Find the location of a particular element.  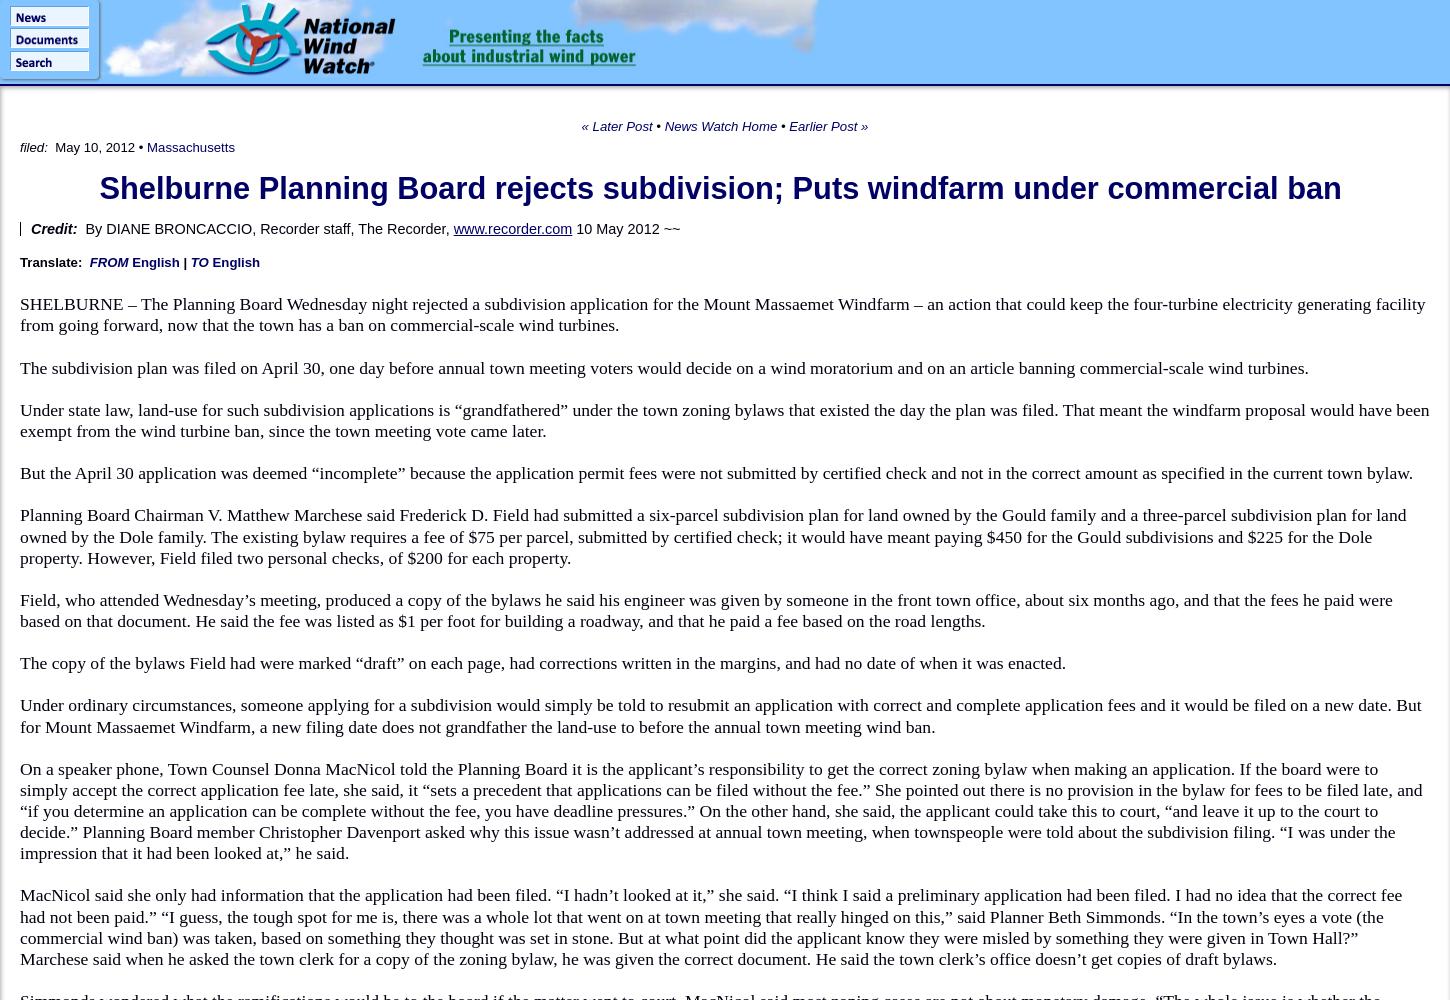

'~~' is located at coordinates (668, 227).